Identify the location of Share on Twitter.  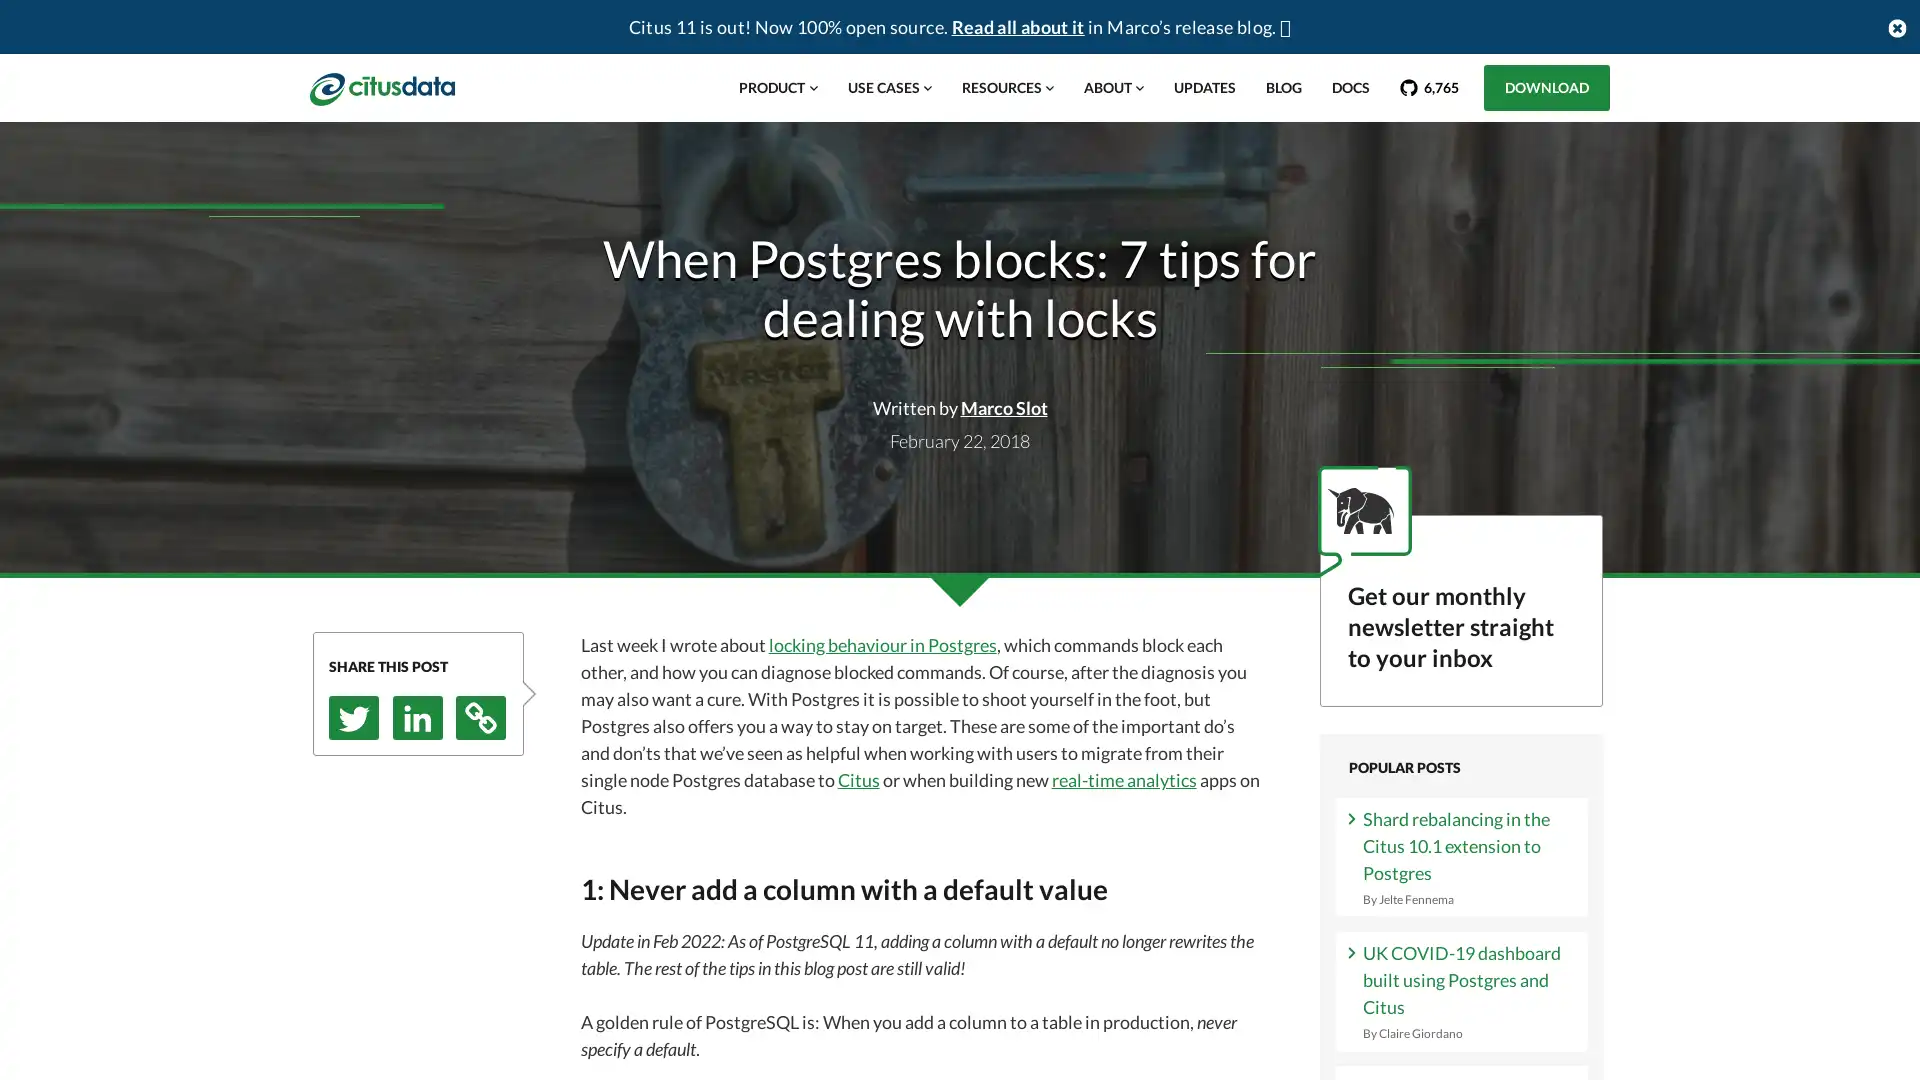
(354, 716).